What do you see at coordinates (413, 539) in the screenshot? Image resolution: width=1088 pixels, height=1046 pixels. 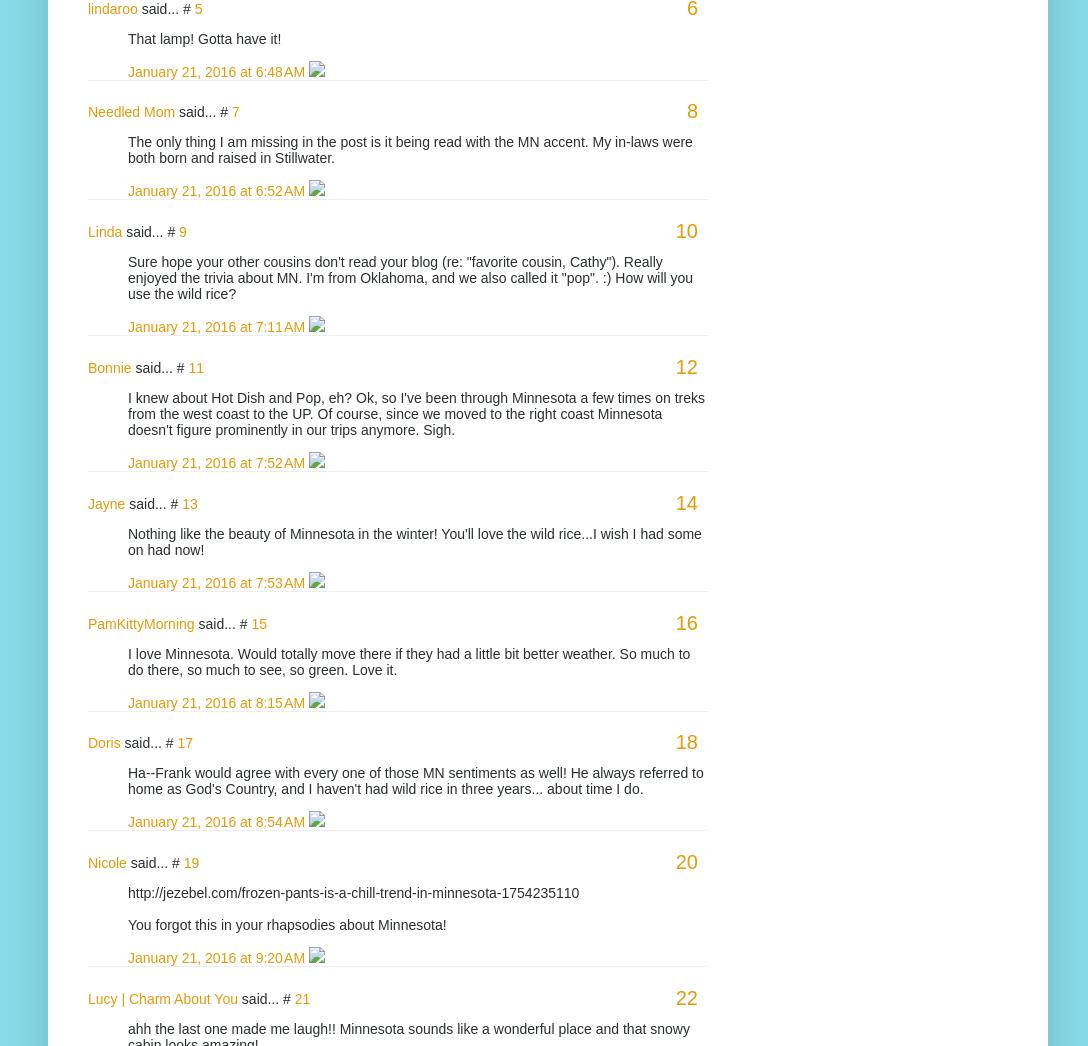 I see `'Nothing like the beauty of Minnesota in the winter!  You'll love the wild rice...I wish I had some on had now!'` at bounding box center [413, 539].